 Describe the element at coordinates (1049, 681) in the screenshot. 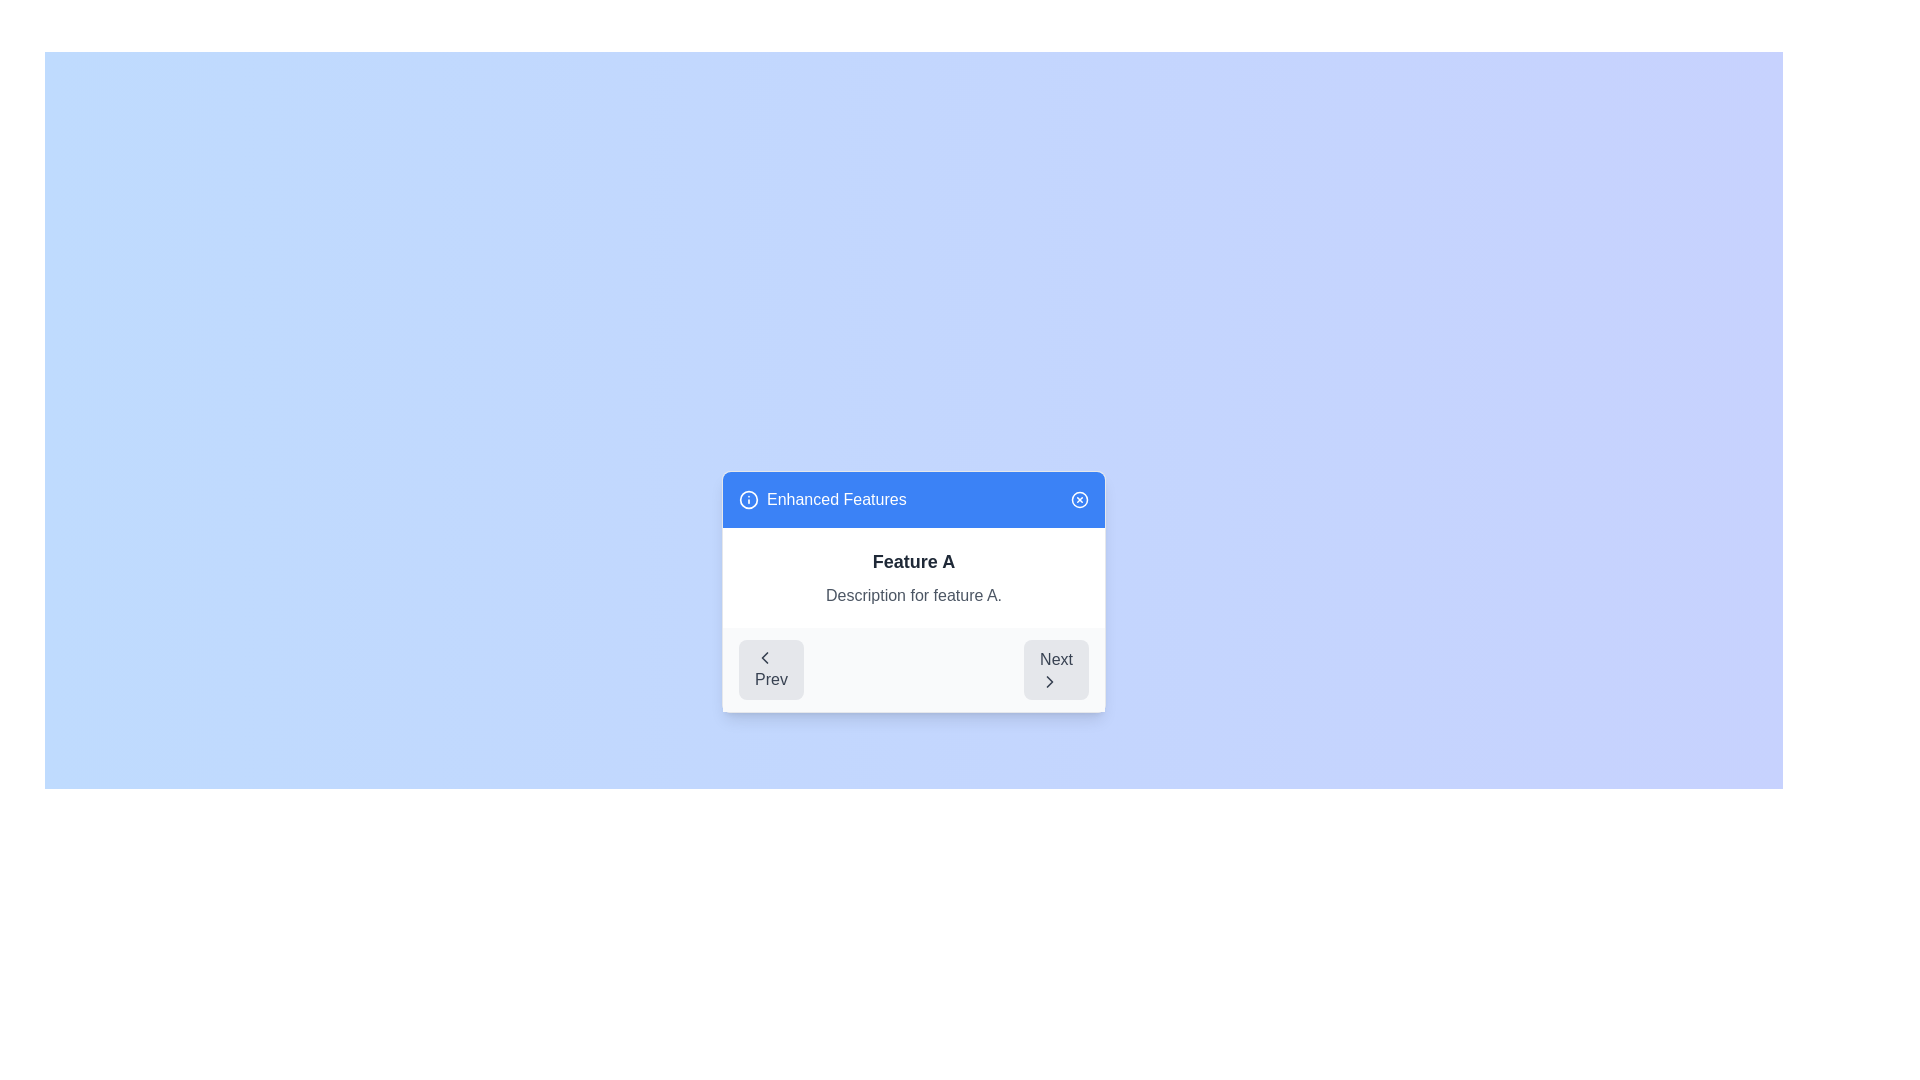

I see `the decorative 'chevron-right' arrow icon located at the far right of the 'Next' button in the bottom-right corner of the card displaying 'Feature A'` at that location.